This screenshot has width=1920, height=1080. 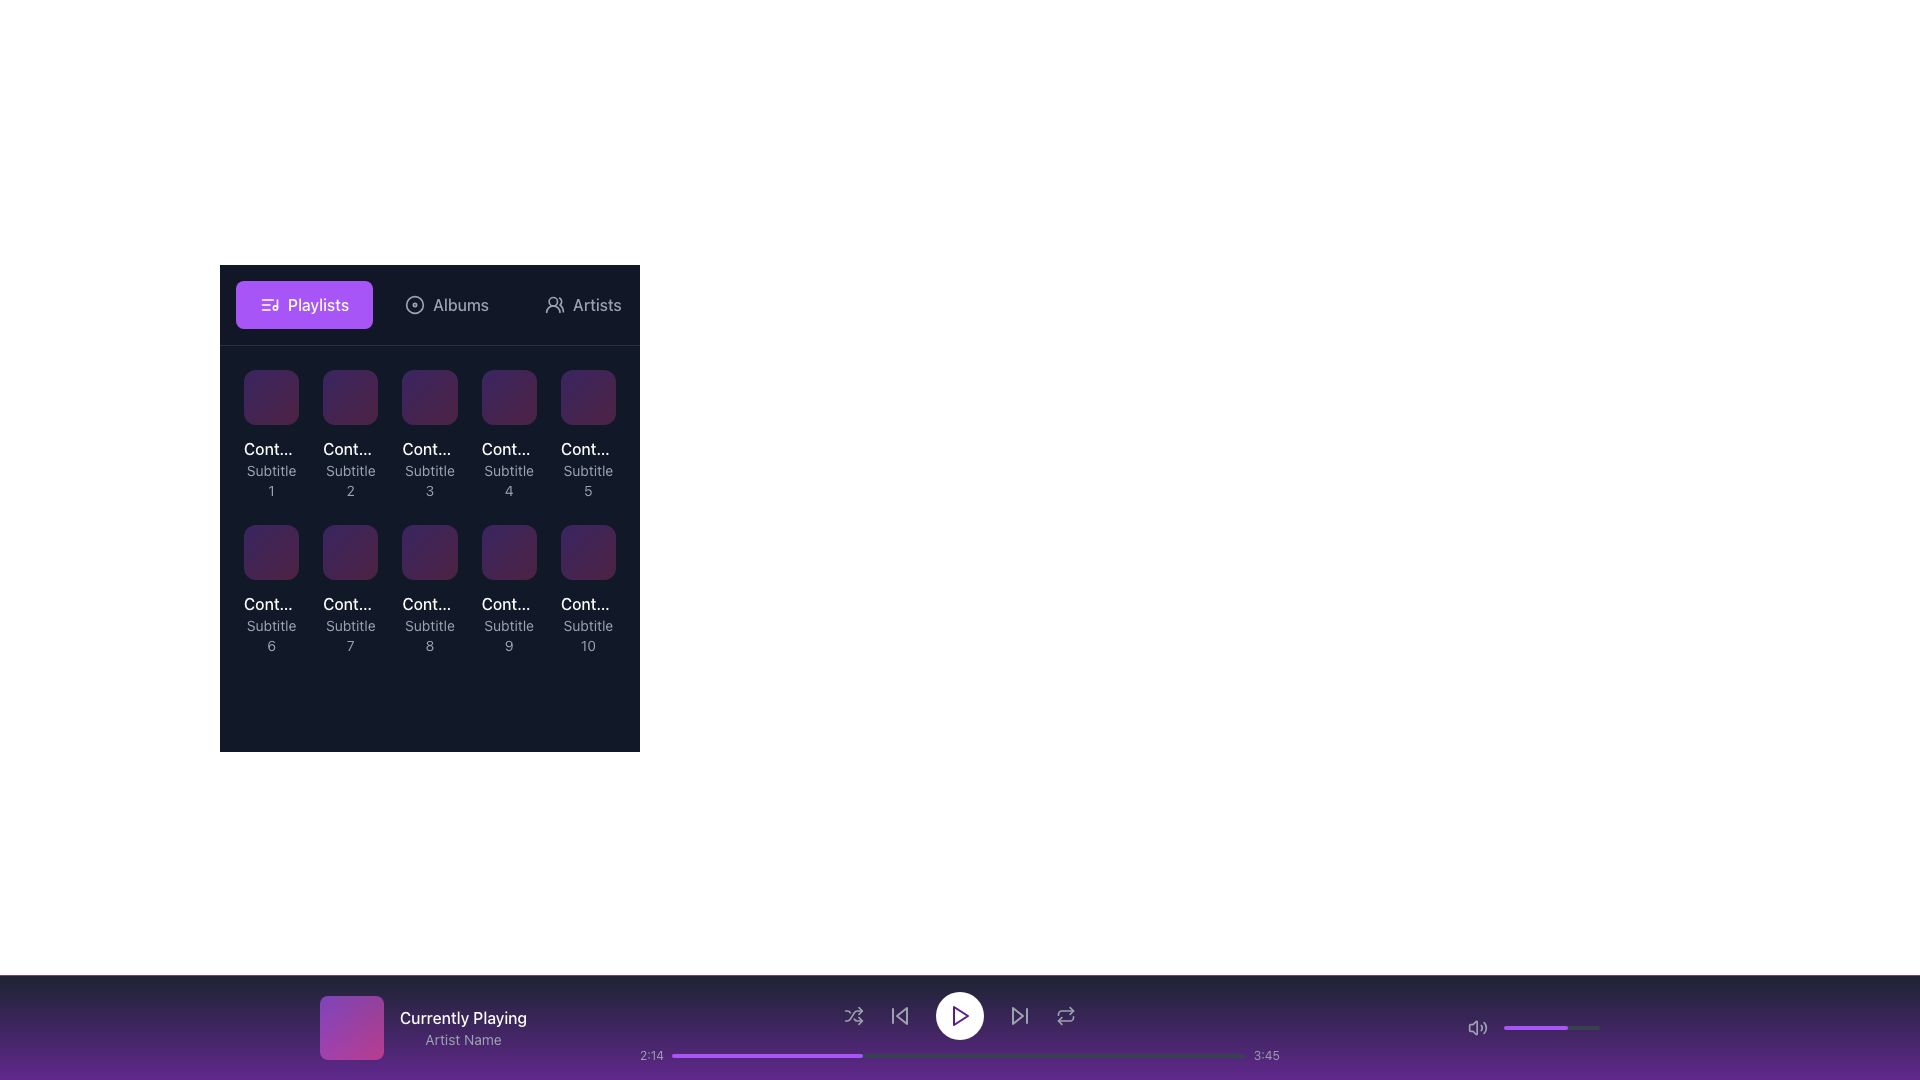 I want to click on the 'Artists' text label in the navigation menu, so click(x=596, y=304).